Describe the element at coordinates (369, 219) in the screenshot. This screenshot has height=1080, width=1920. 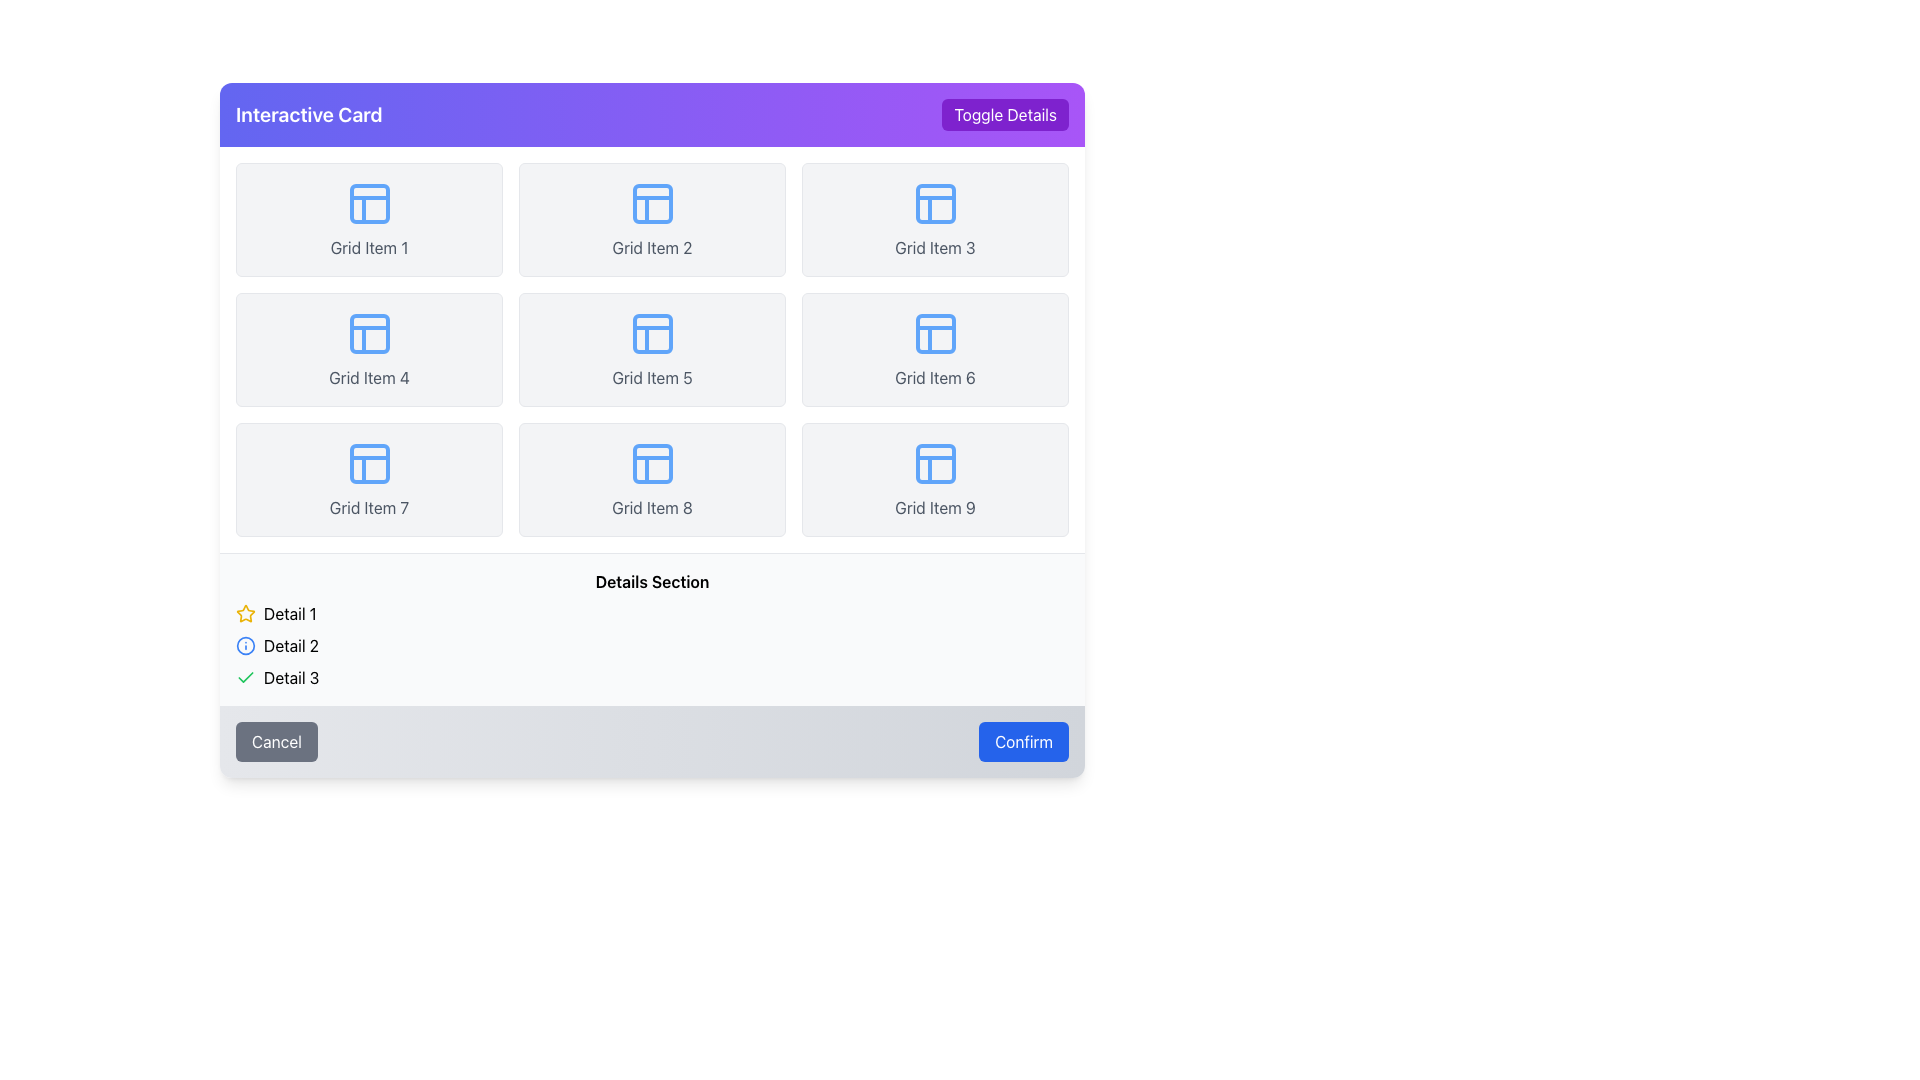
I see `the first card in the grid layout` at that location.